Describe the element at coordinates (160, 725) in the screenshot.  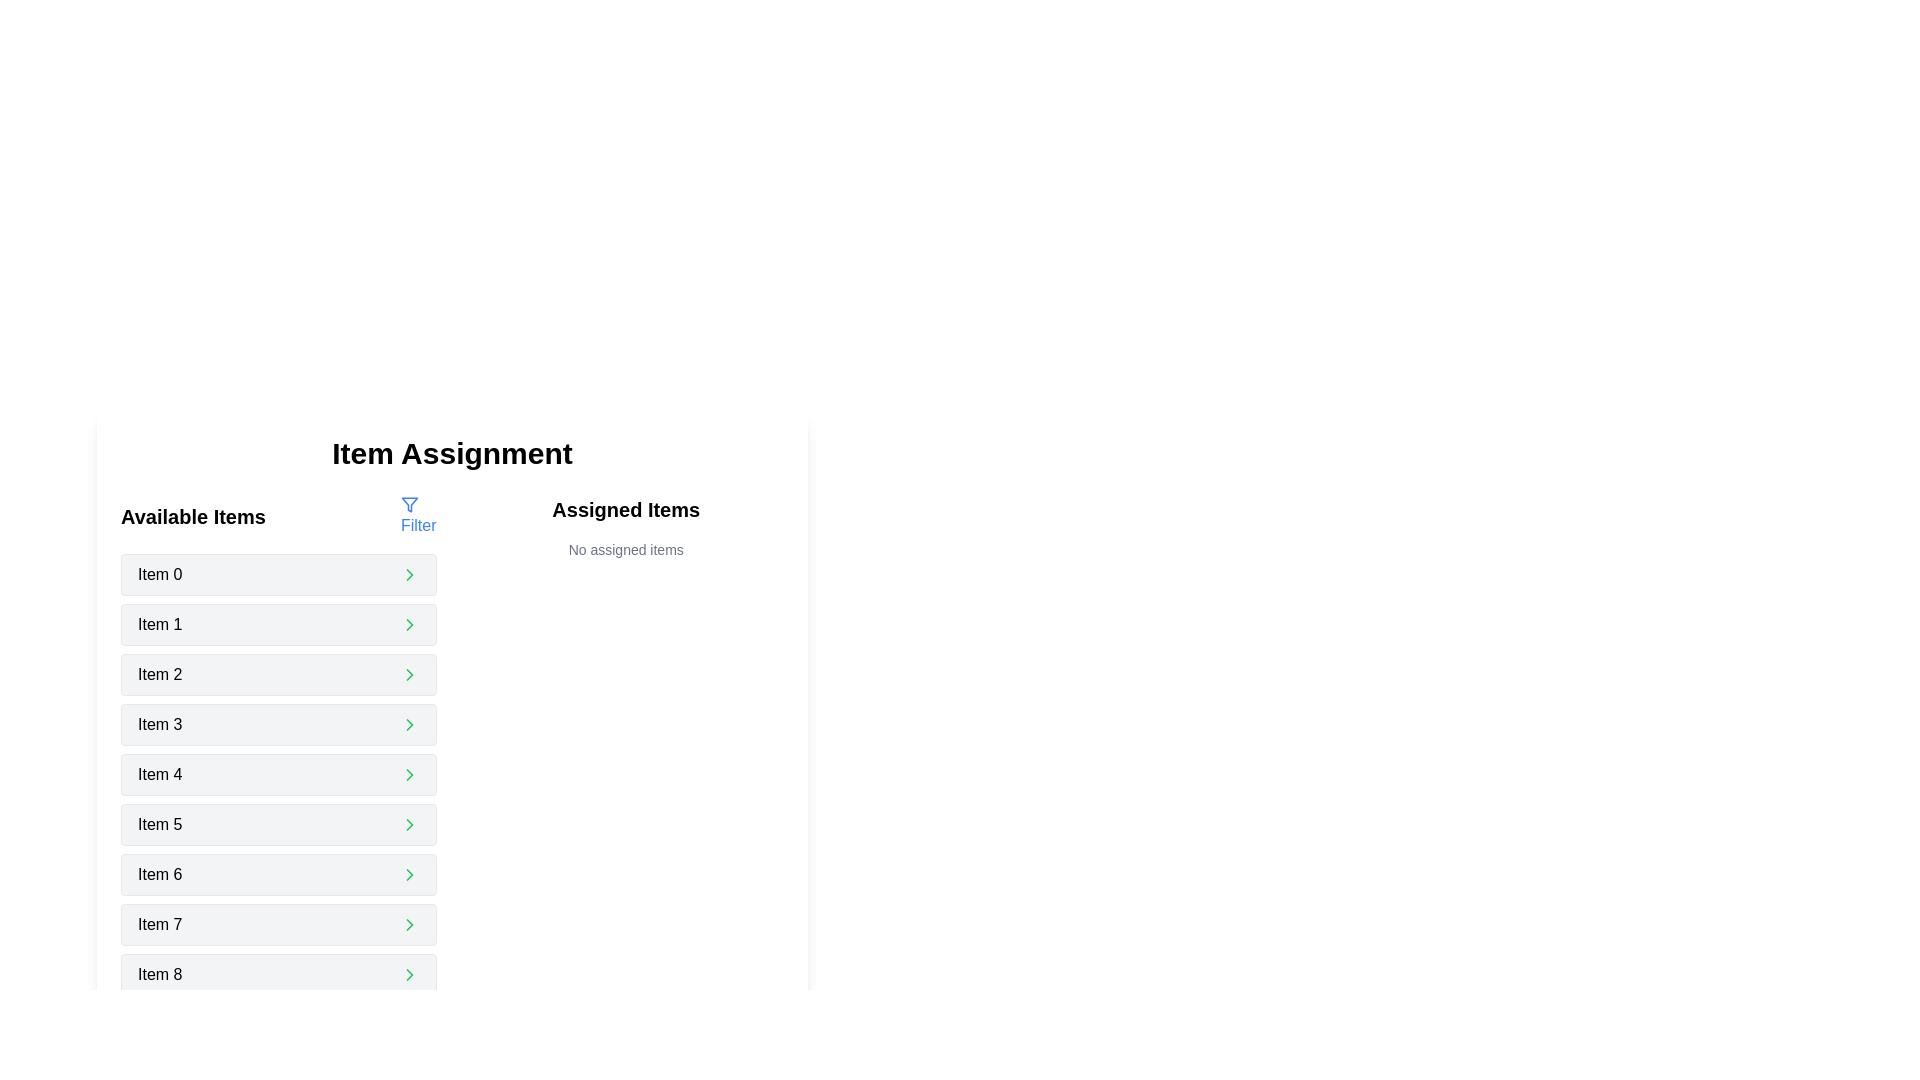
I see `the text label displaying 'Item 3' in the 'Available Items' section on the left-hand side of the interface` at that location.